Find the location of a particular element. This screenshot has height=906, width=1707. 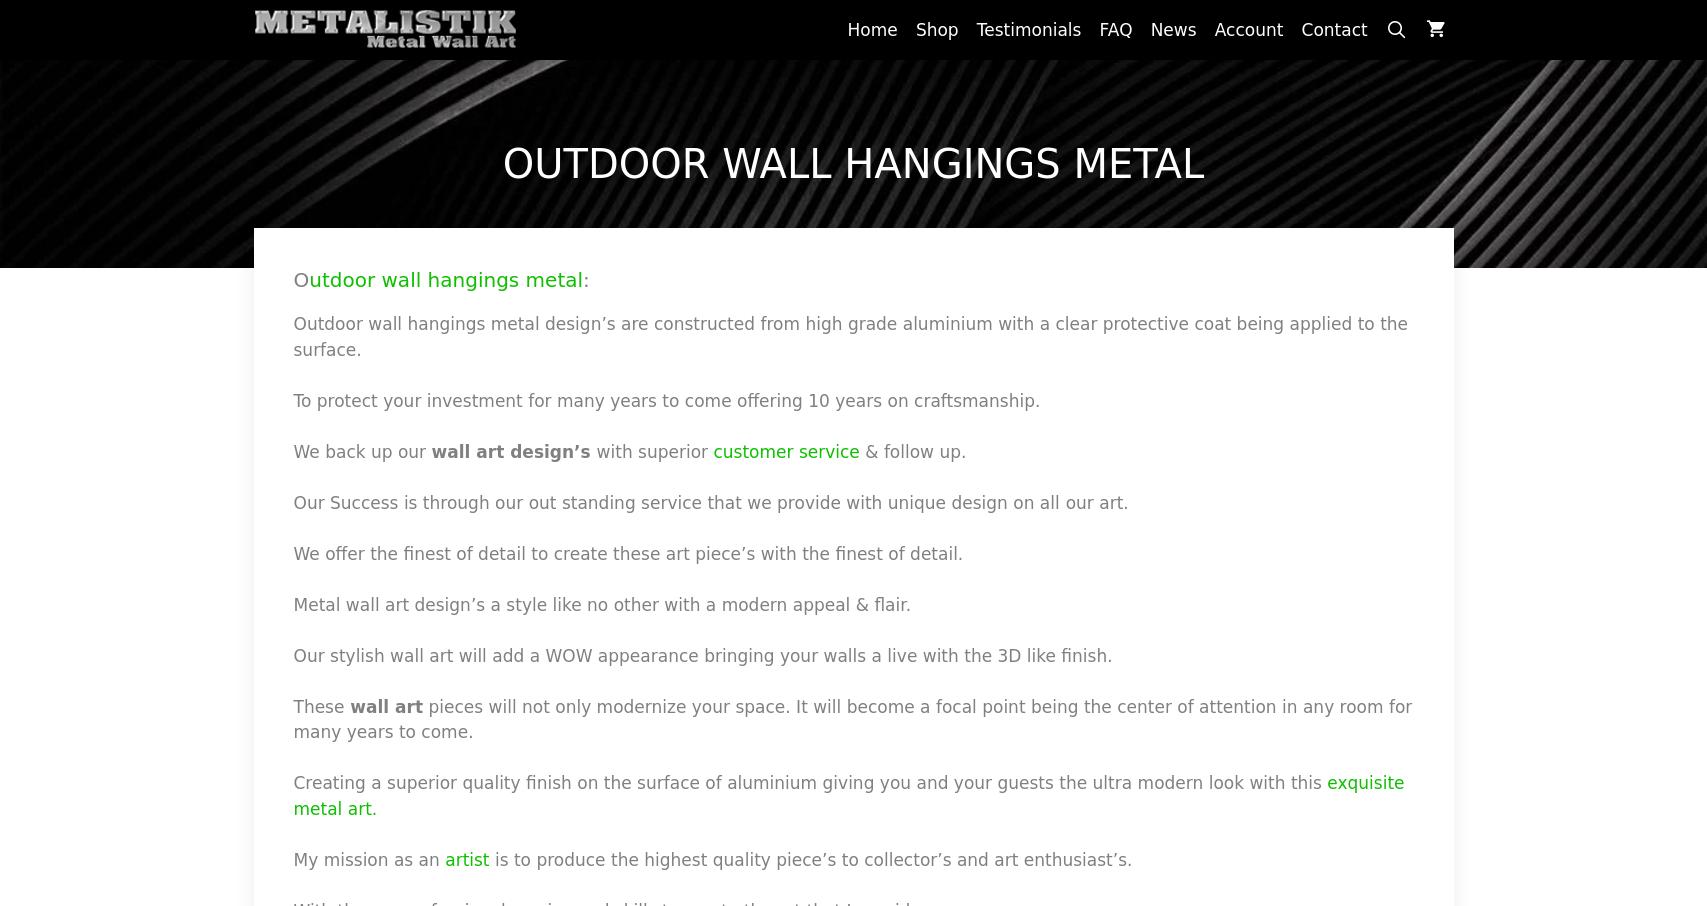

'Creating a superior quality finish on the surface of aluminium giving you and your guests the ultra modern look with this' is located at coordinates (809, 782).